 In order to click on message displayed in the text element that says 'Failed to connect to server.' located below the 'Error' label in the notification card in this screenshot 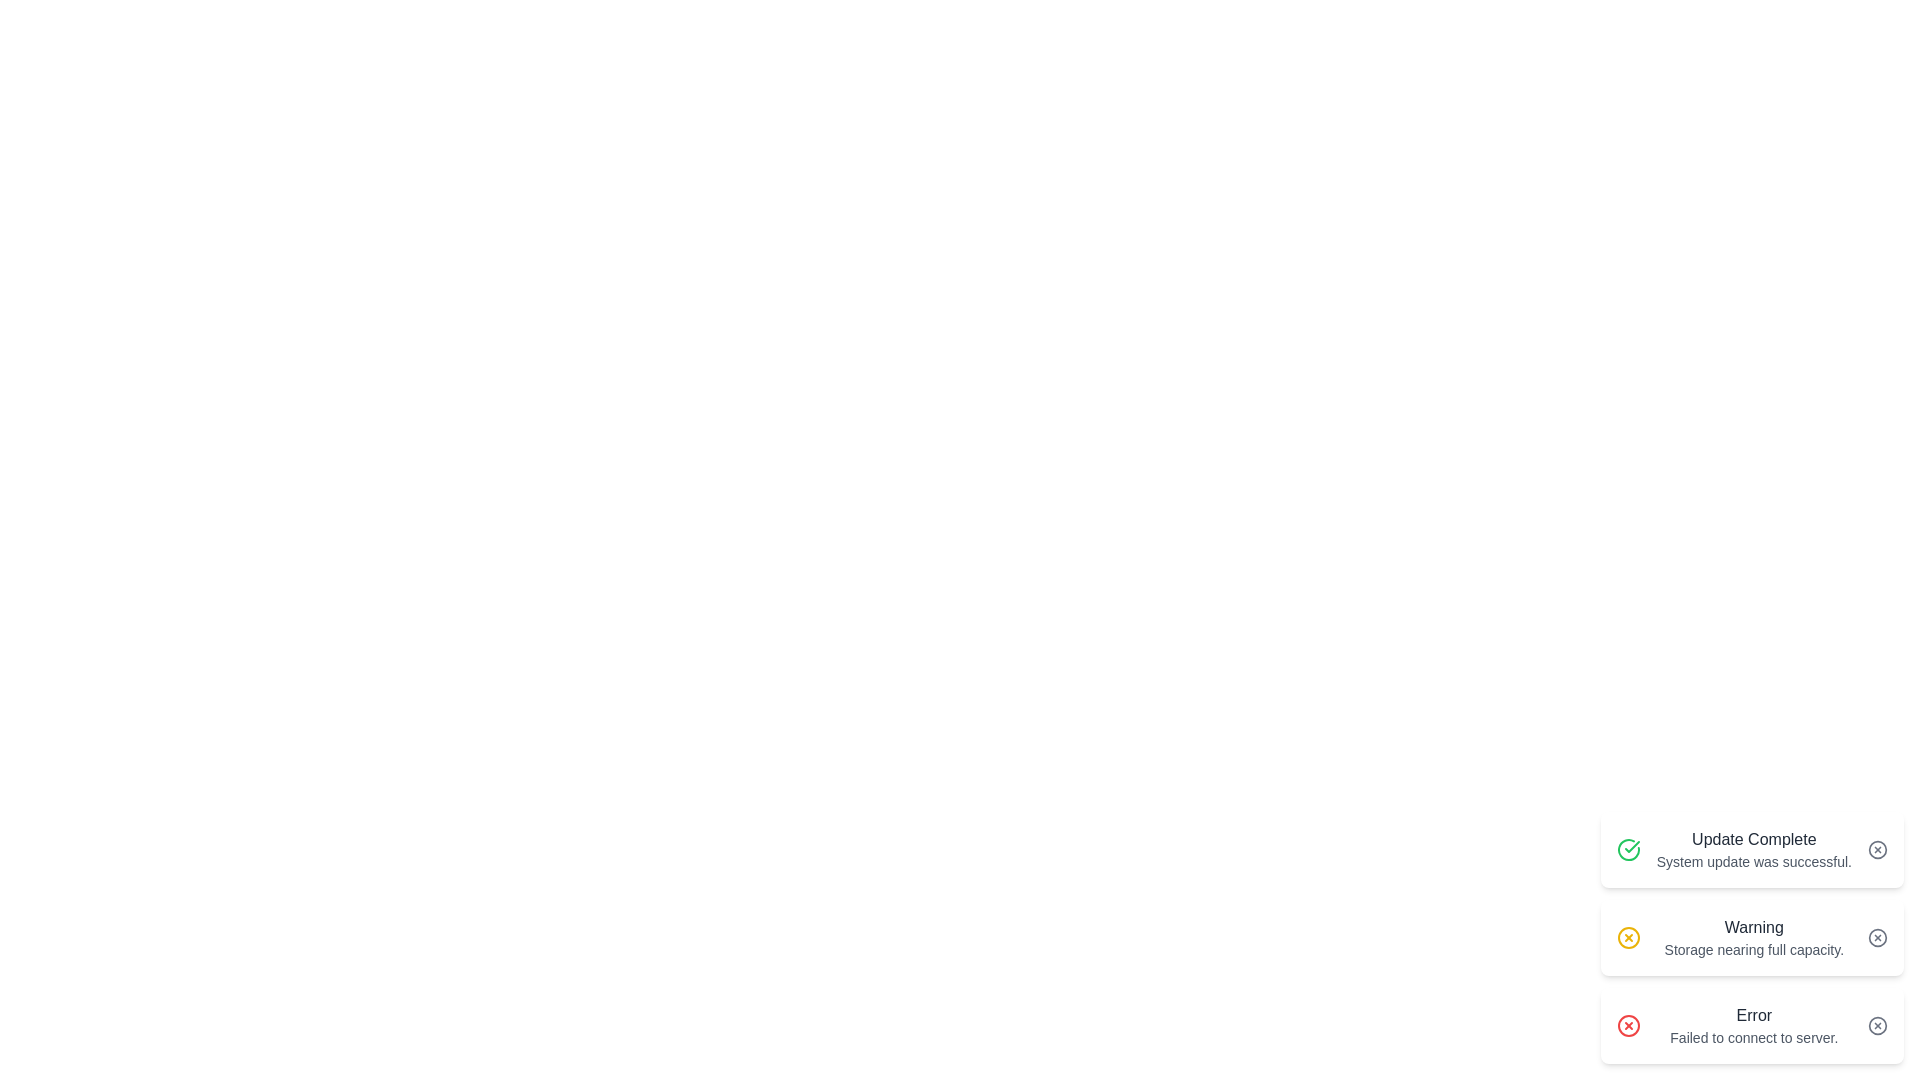, I will do `click(1753, 1036)`.